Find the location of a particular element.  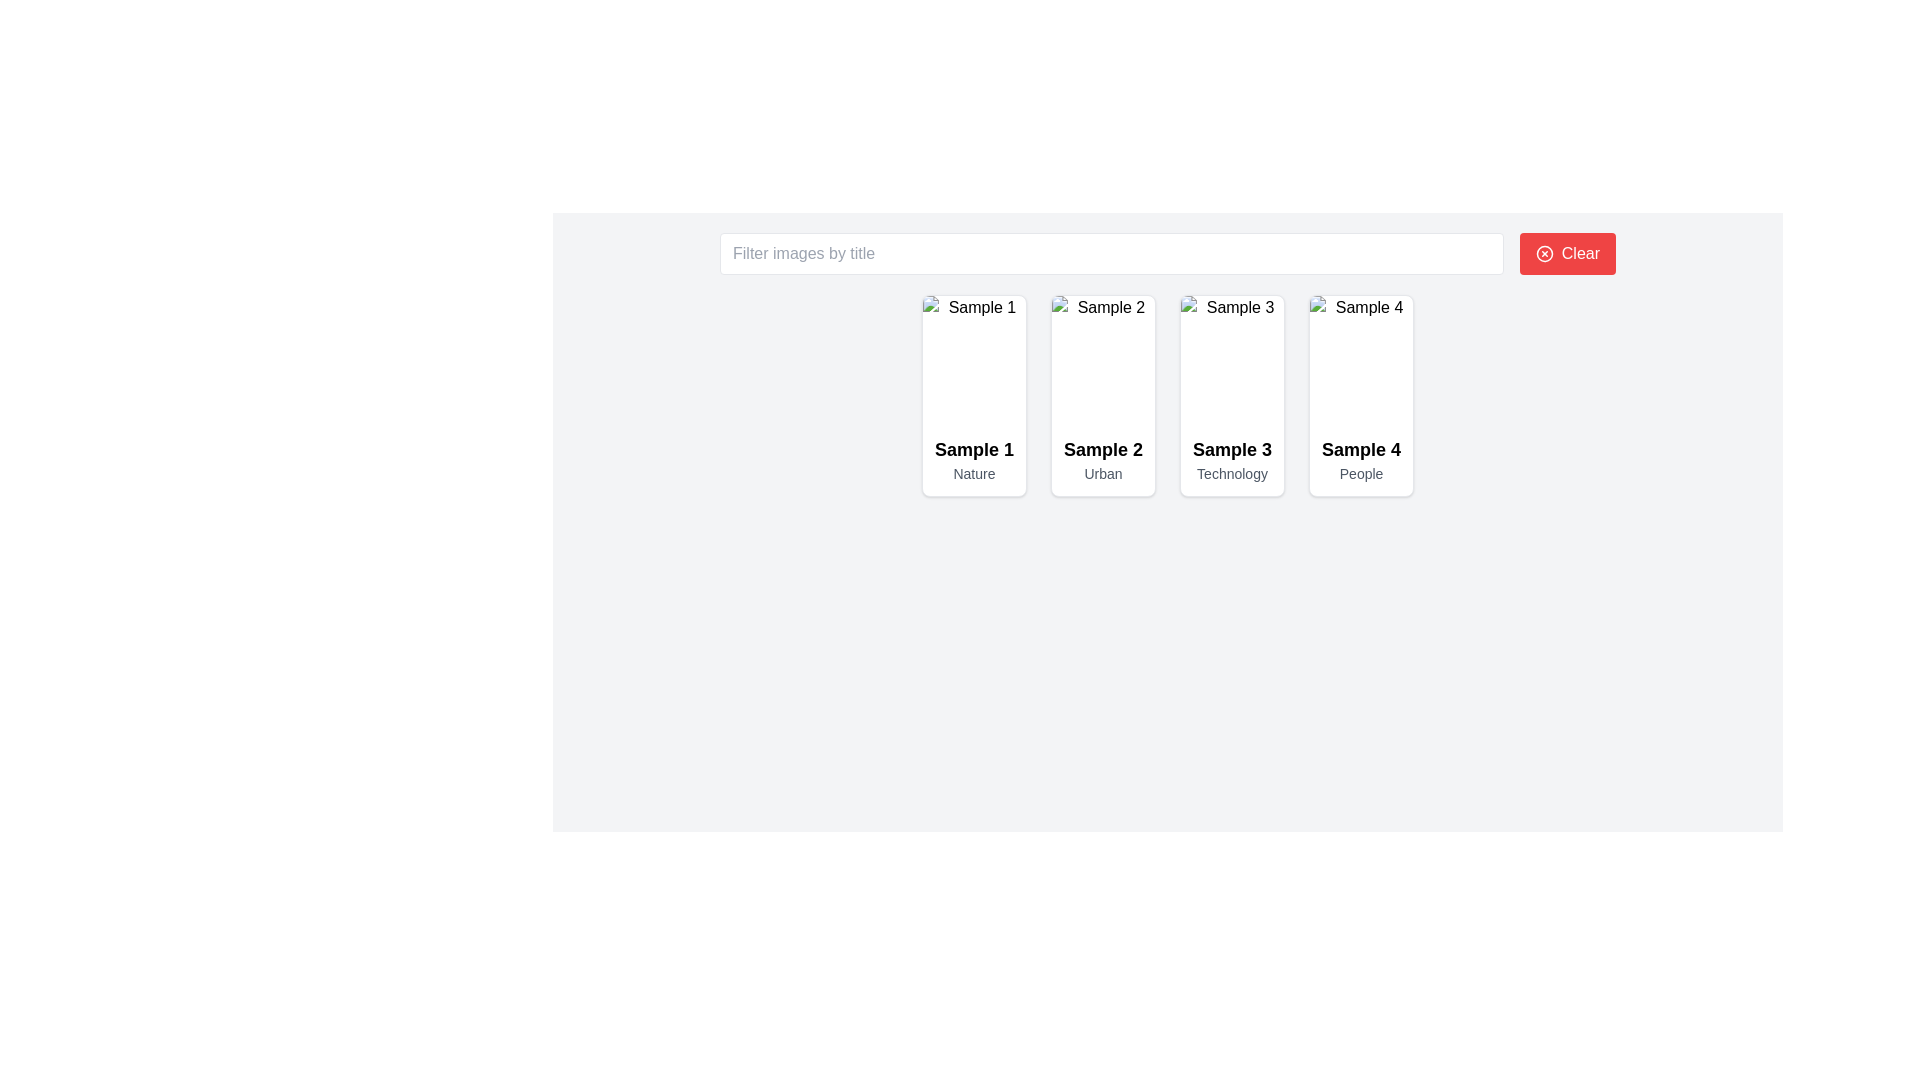

the primary label or title for the second card in the interface, positioned above the phrase 'Urban' is located at coordinates (1102, 450).